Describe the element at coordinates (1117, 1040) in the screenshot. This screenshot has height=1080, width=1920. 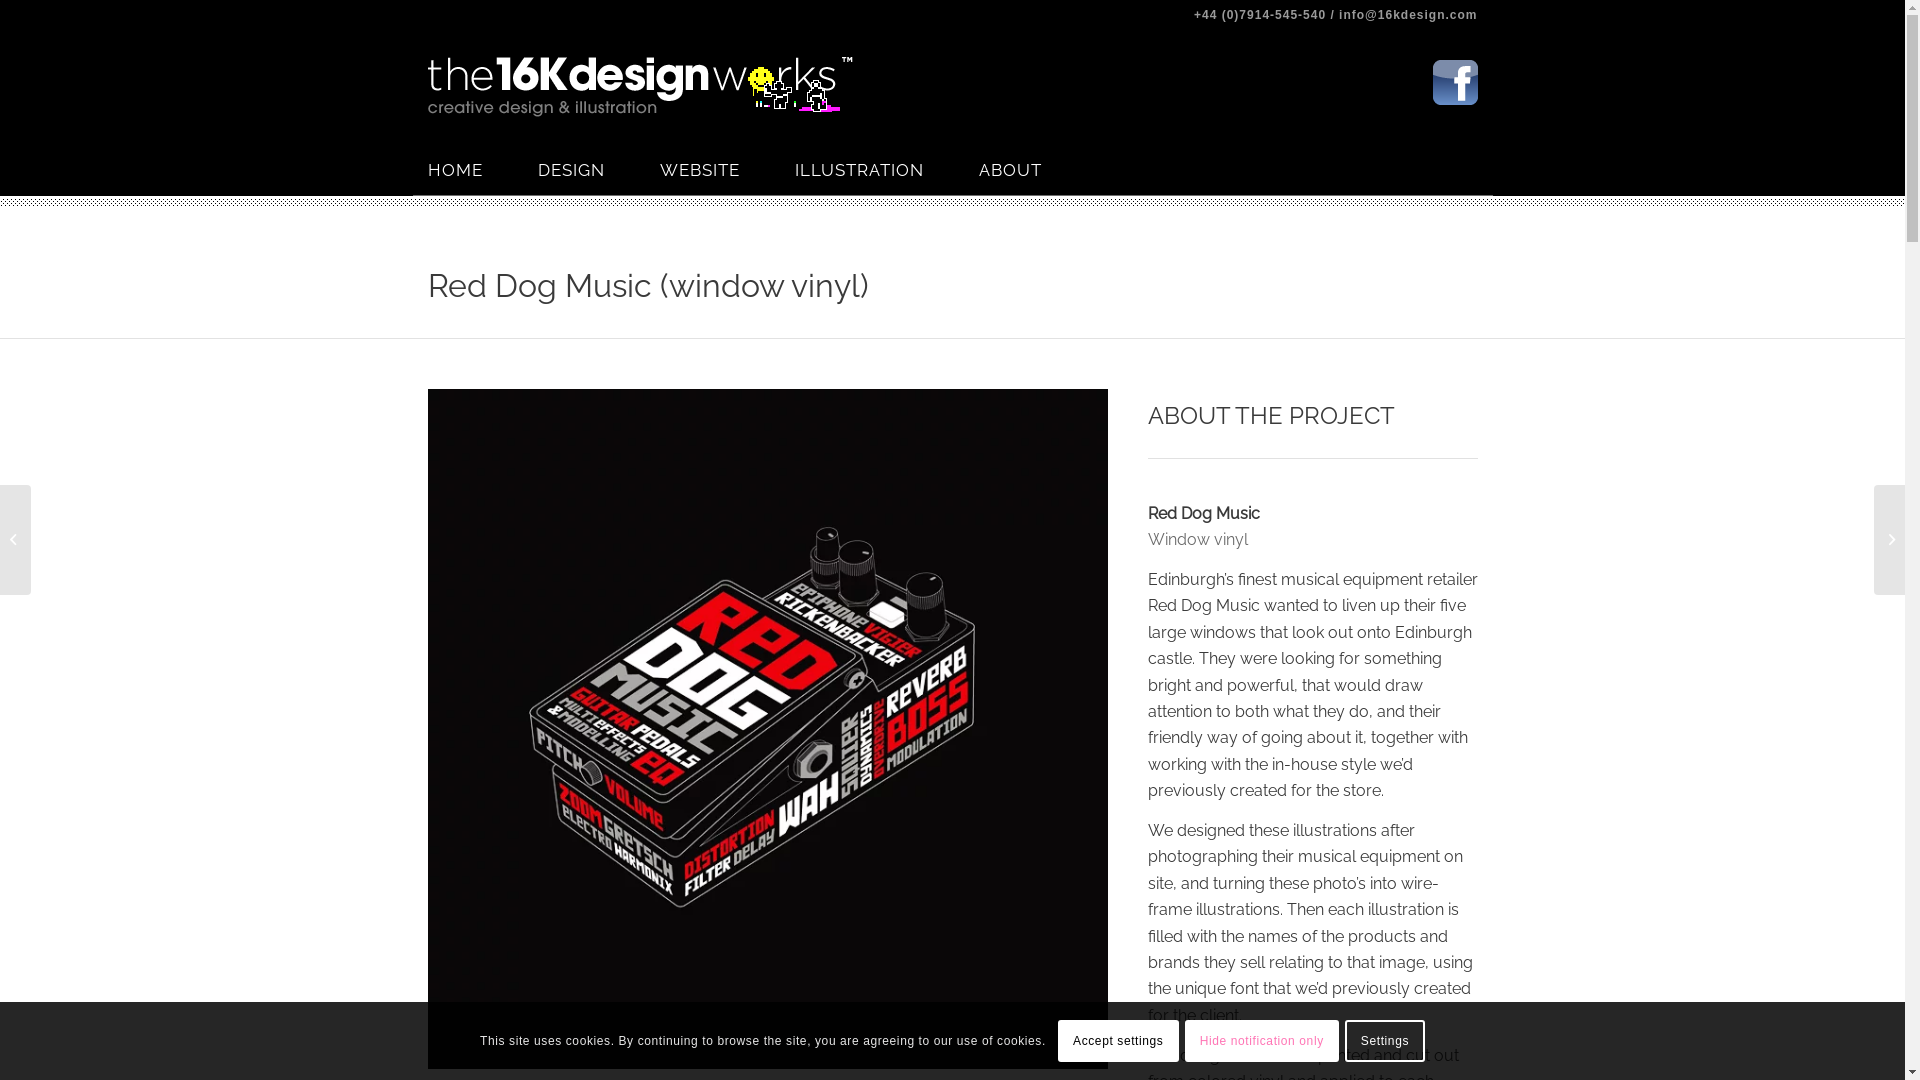
I see `'Accept settings'` at that location.